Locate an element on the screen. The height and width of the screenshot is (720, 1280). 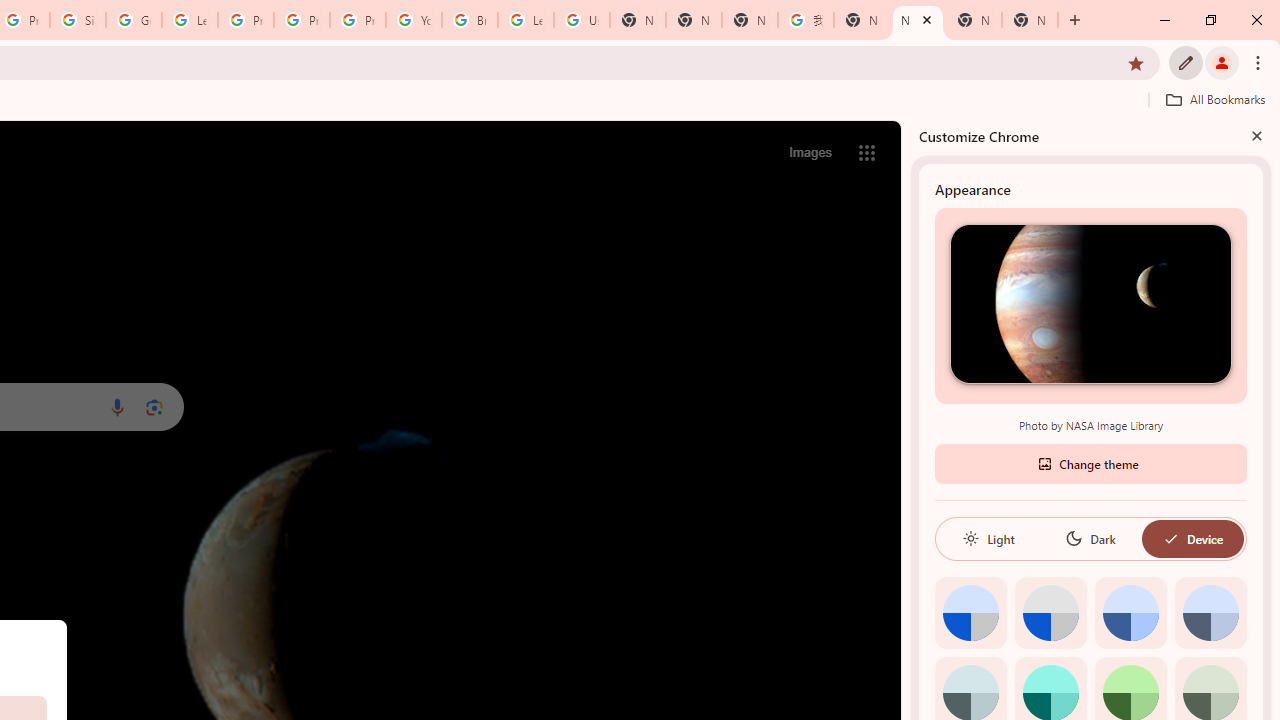
'Privacy Help Center - Policies Help' is located at coordinates (301, 20).